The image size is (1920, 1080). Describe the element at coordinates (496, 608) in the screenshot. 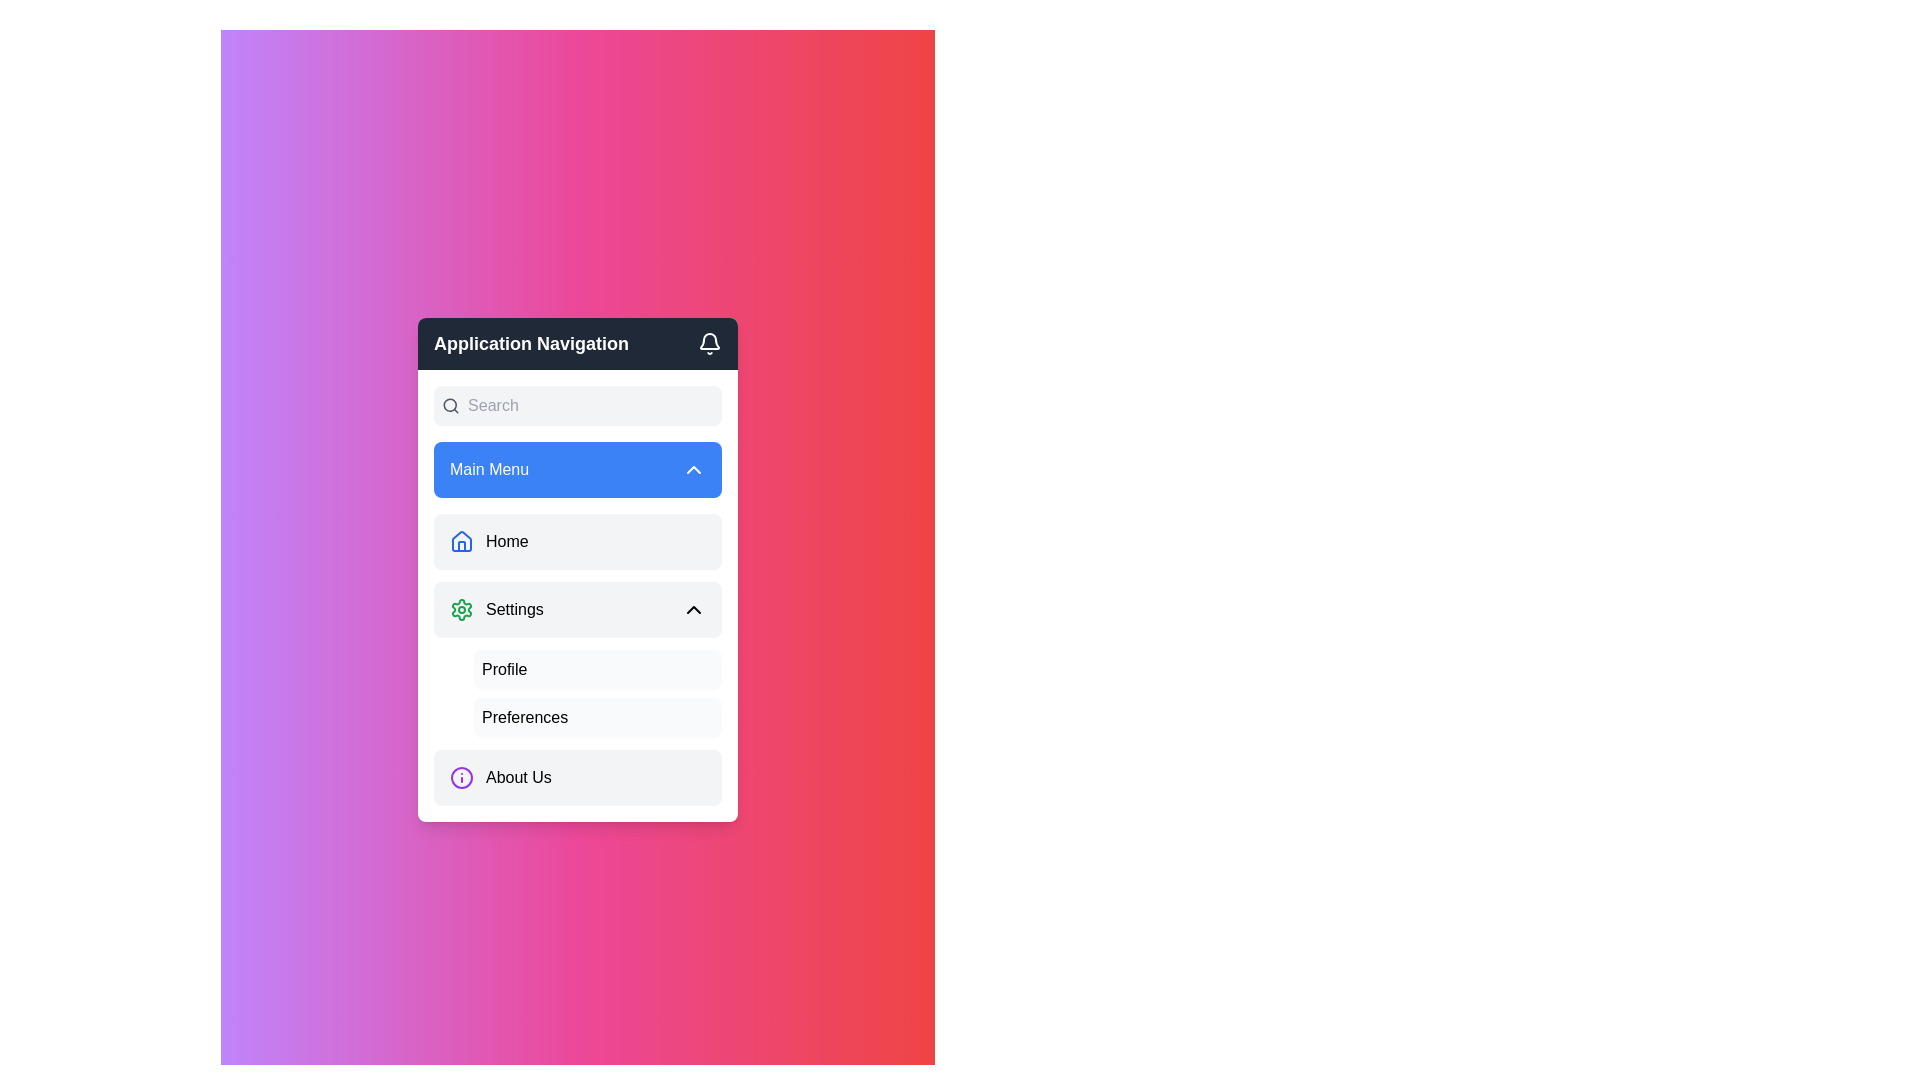

I see `the 'Settings' menu item, which features a green gear icon and bold text` at that location.